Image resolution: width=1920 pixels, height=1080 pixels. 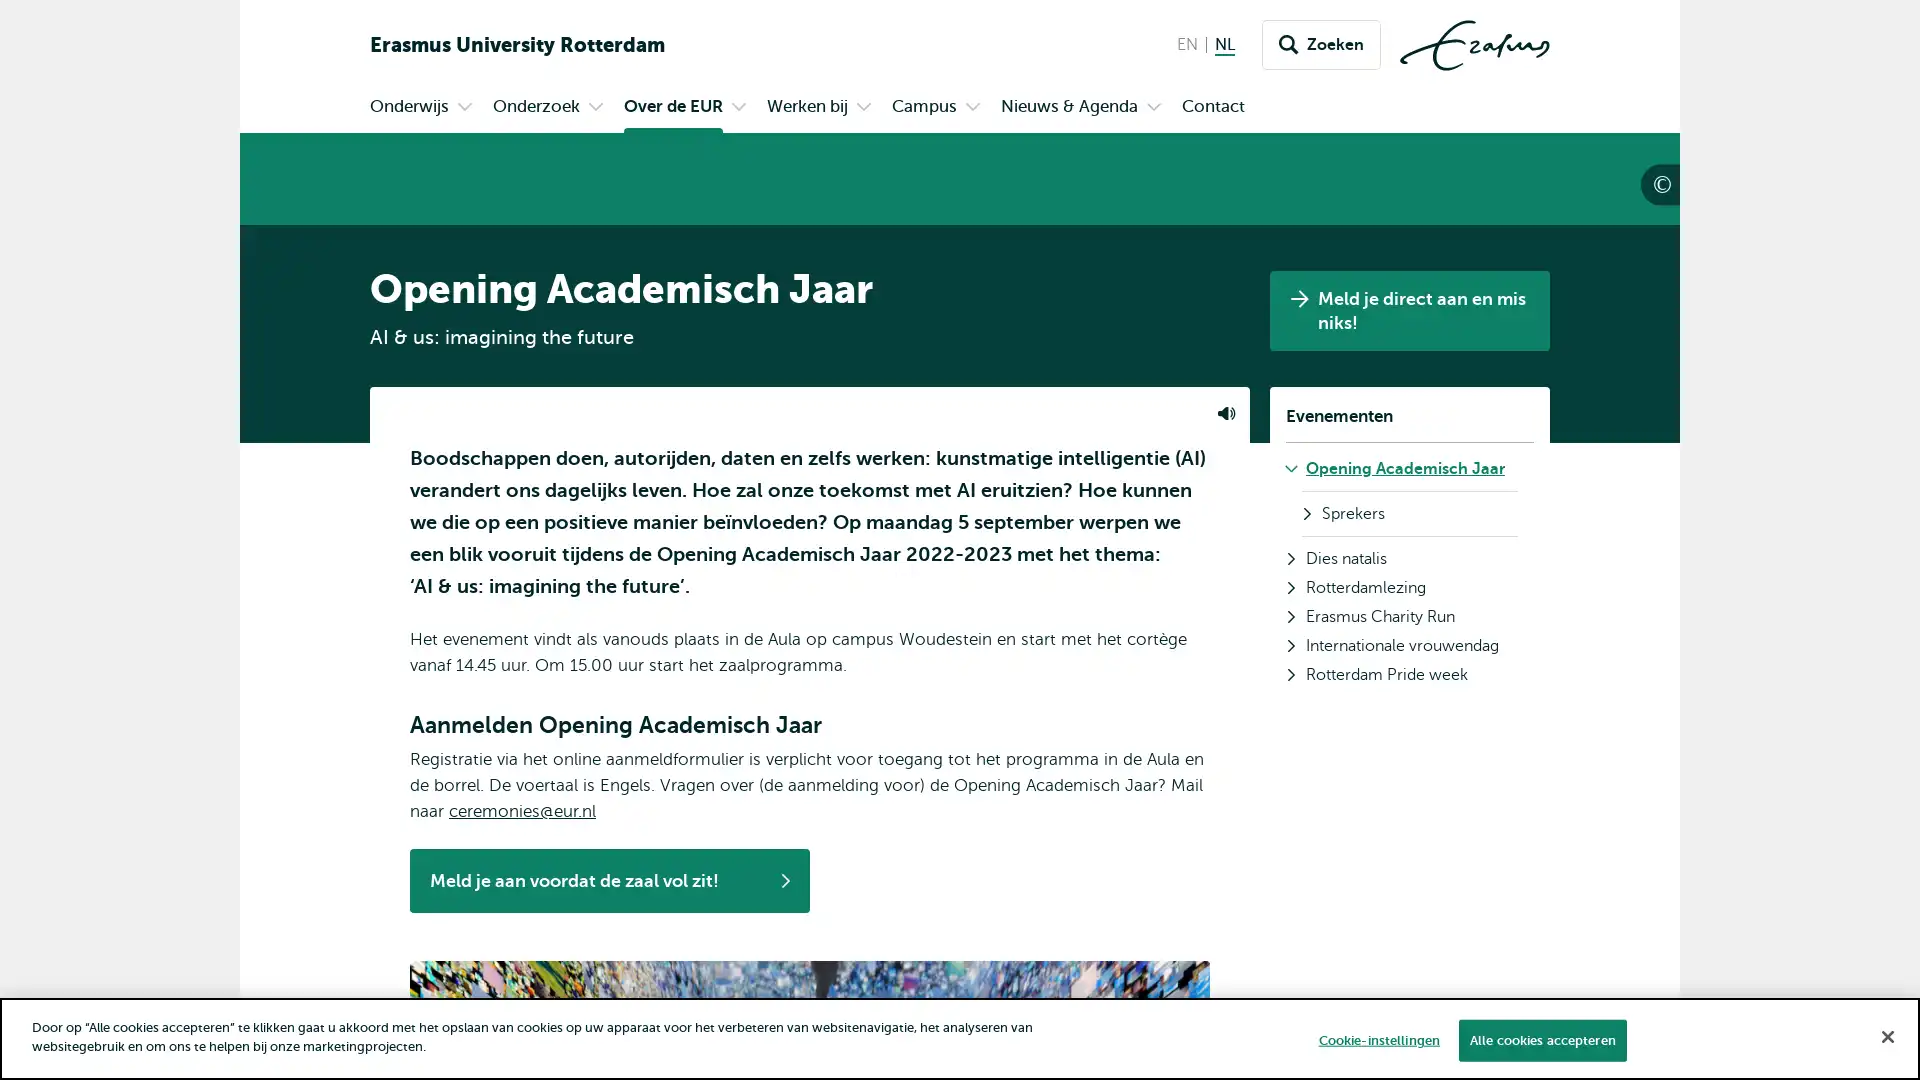 What do you see at coordinates (973, 108) in the screenshot?
I see `Open submenu` at bounding box center [973, 108].